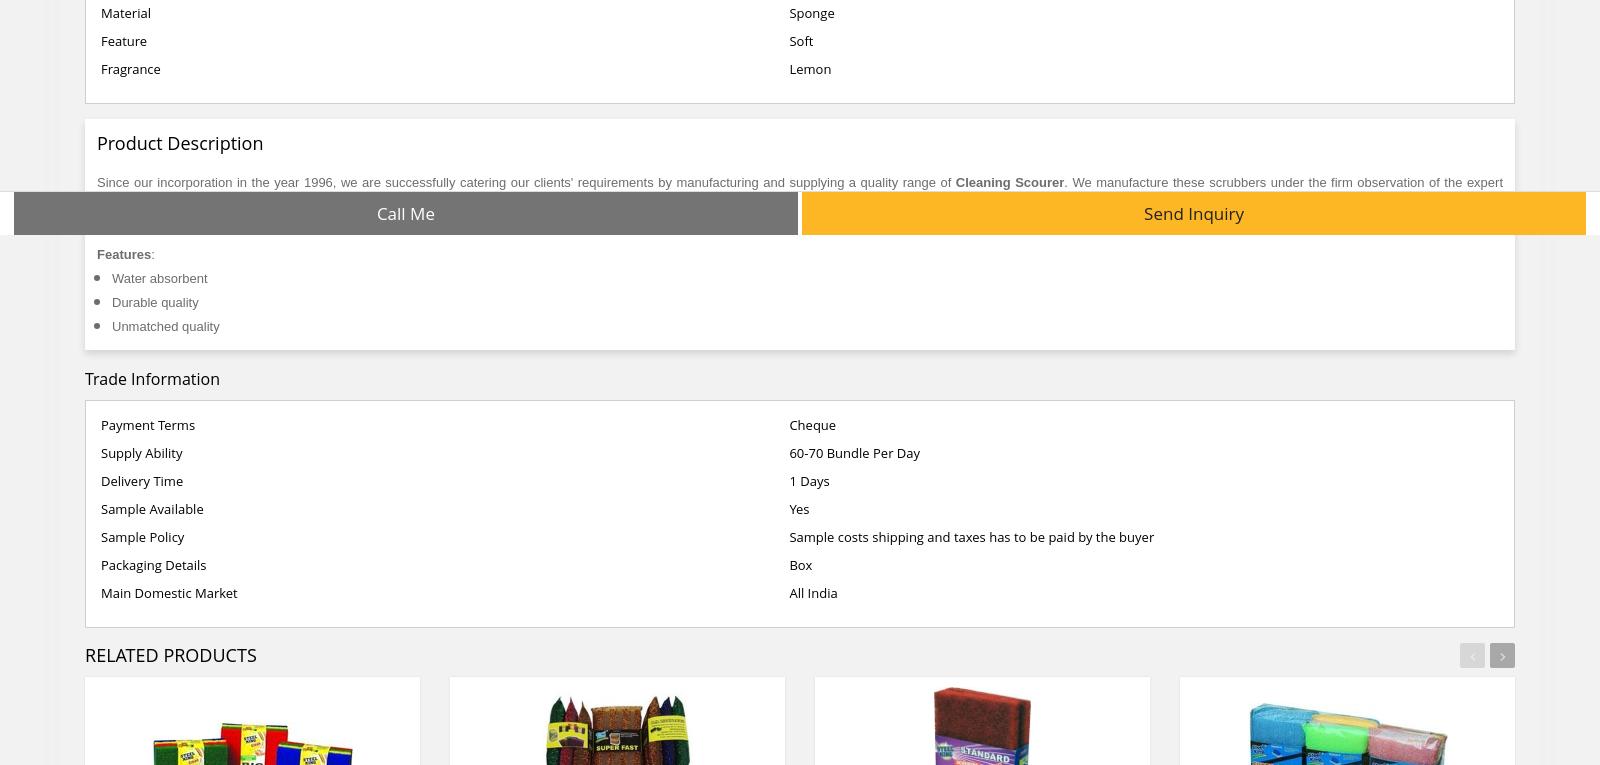  What do you see at coordinates (99, 536) in the screenshot?
I see `'Sample Policy'` at bounding box center [99, 536].